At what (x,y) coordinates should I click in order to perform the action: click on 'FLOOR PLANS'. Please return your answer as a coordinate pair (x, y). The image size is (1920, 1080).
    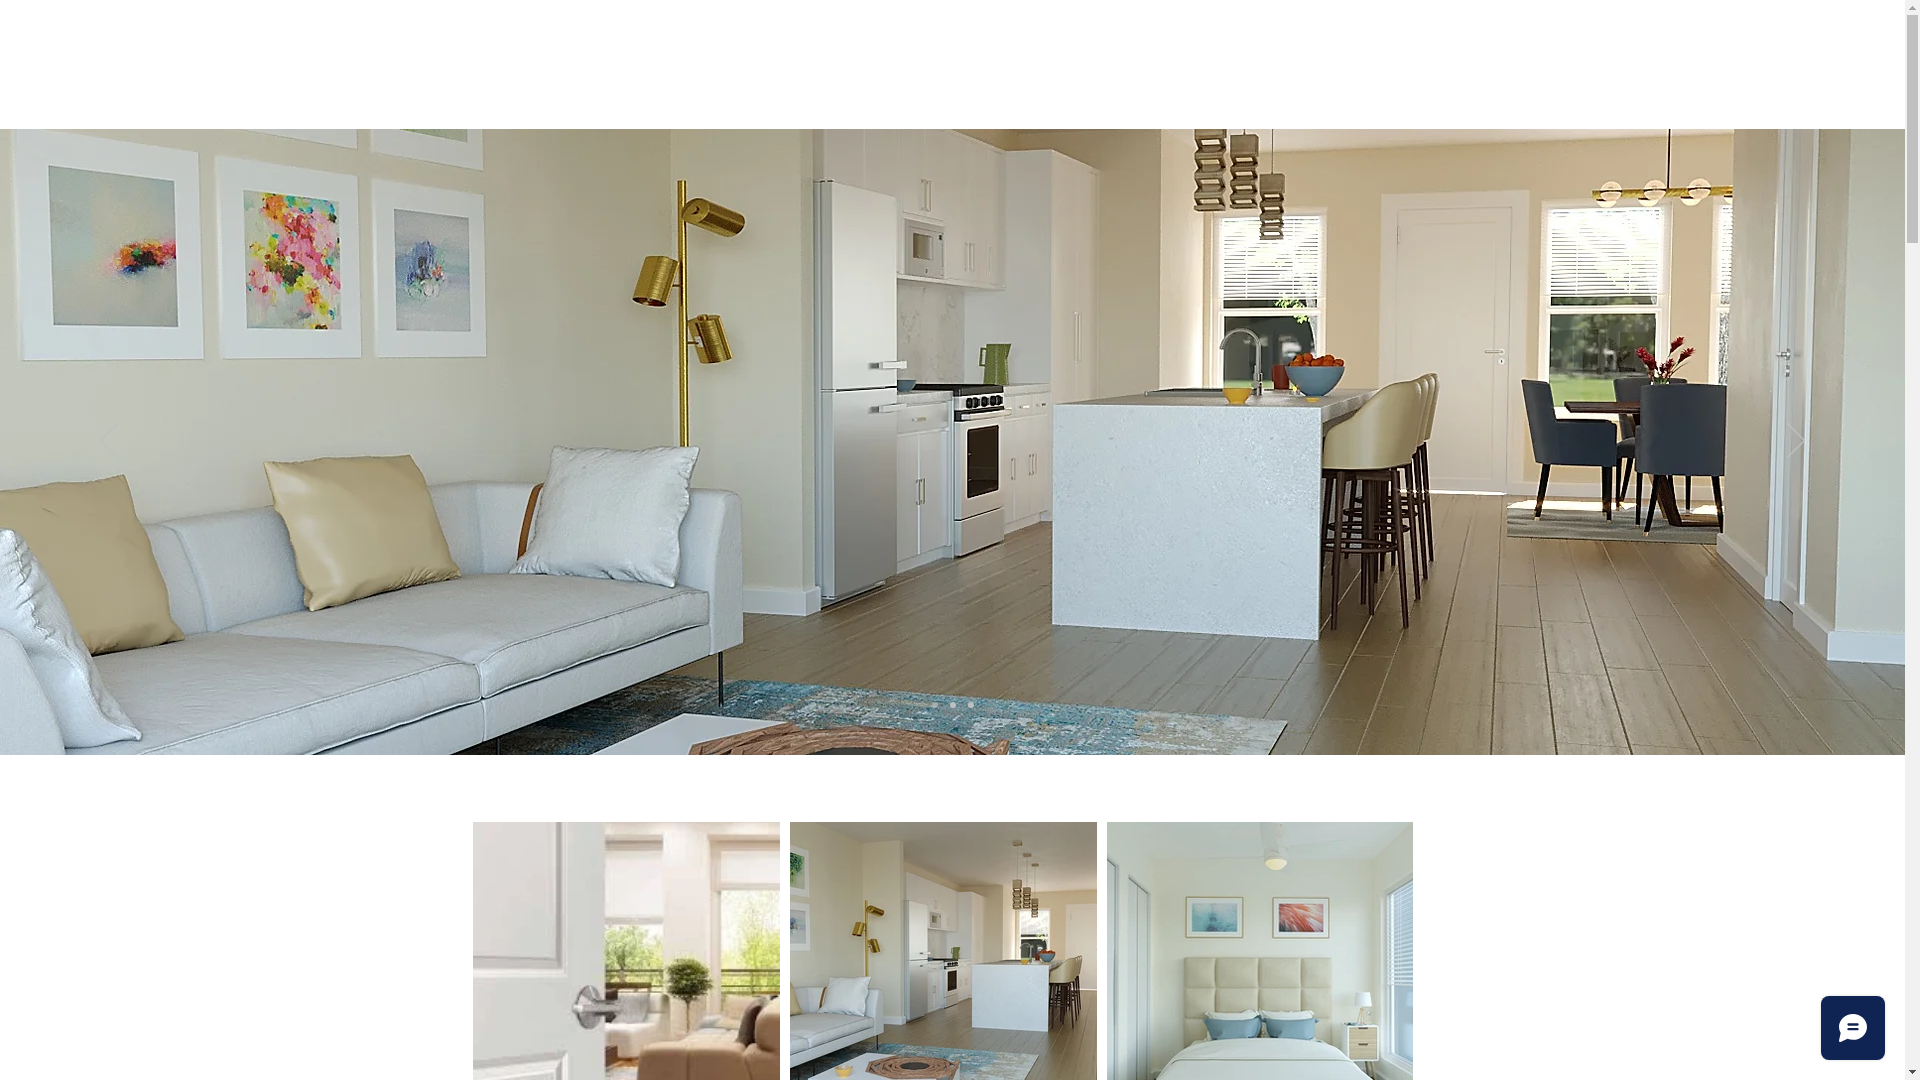
    Looking at the image, I should click on (953, 104).